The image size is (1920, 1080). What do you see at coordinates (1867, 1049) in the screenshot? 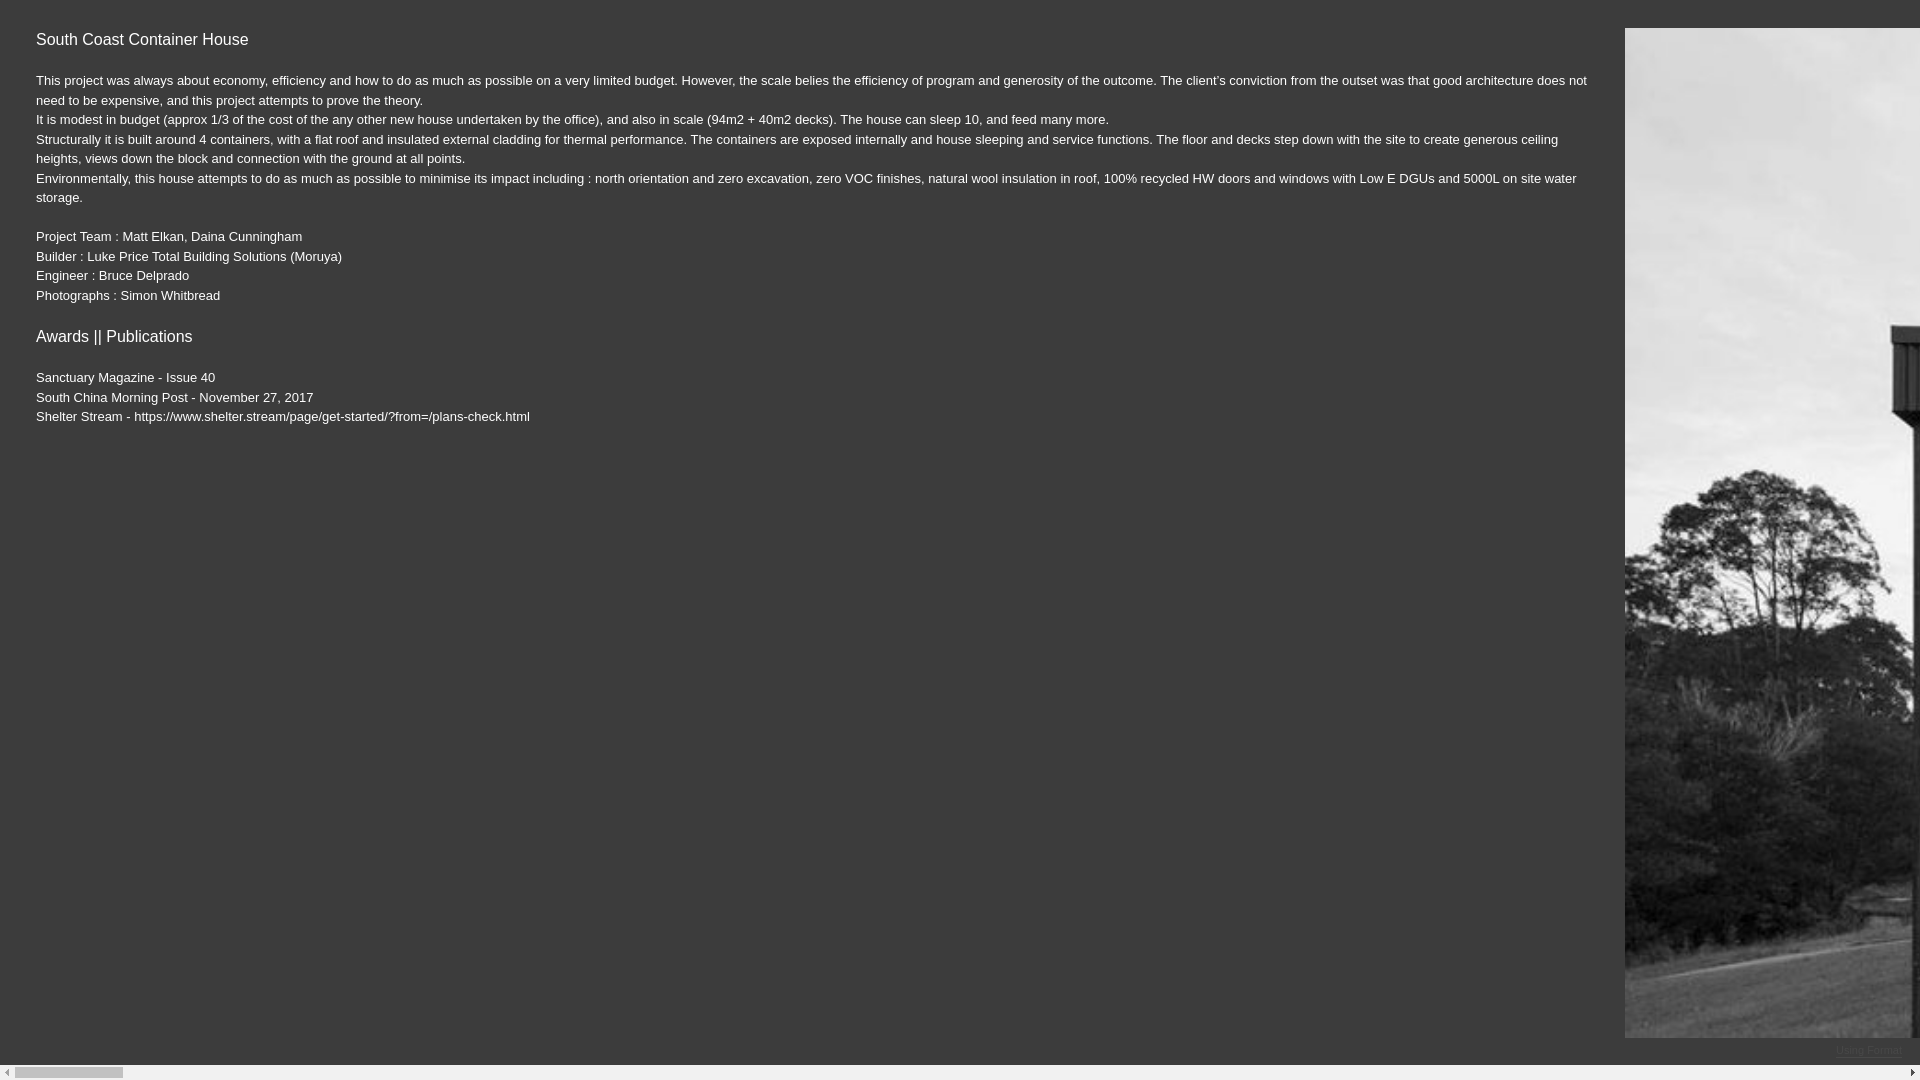
I see `'Using Format'` at bounding box center [1867, 1049].